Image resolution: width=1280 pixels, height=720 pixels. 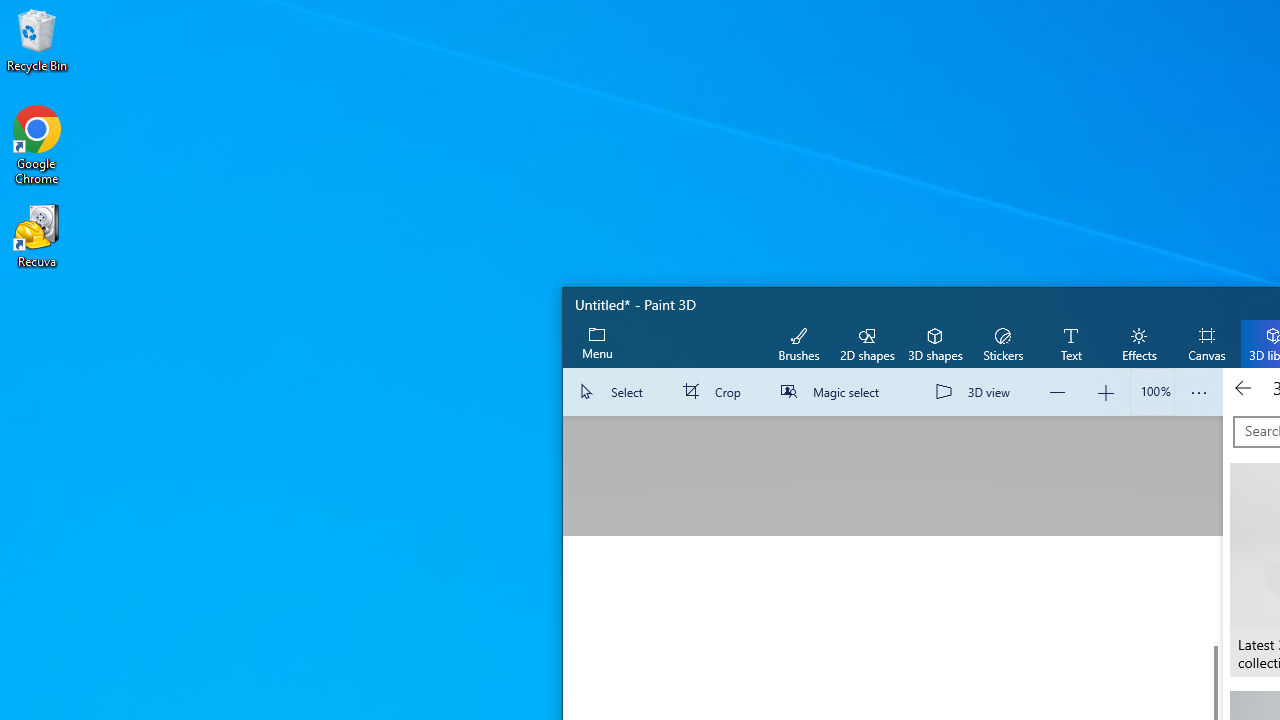 I want to click on 'Stickers', so click(x=1002, y=342).